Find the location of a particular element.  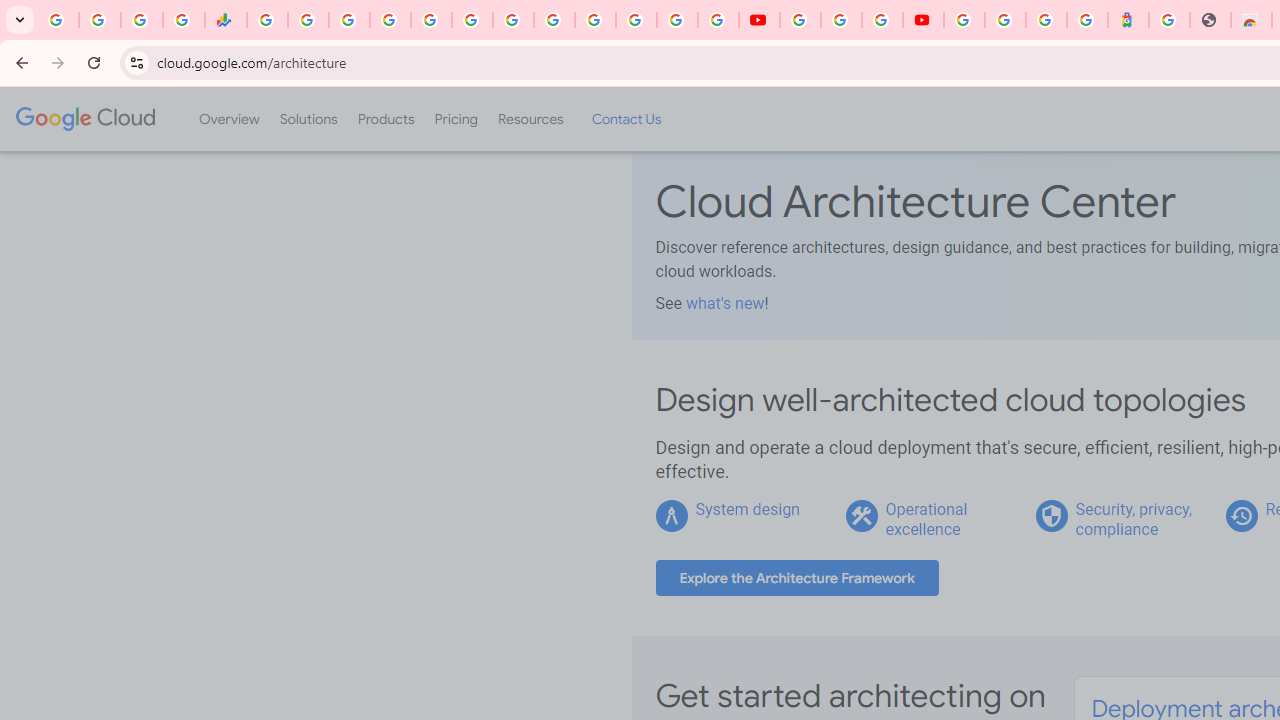

'Contact Us' is located at coordinates (625, 119).